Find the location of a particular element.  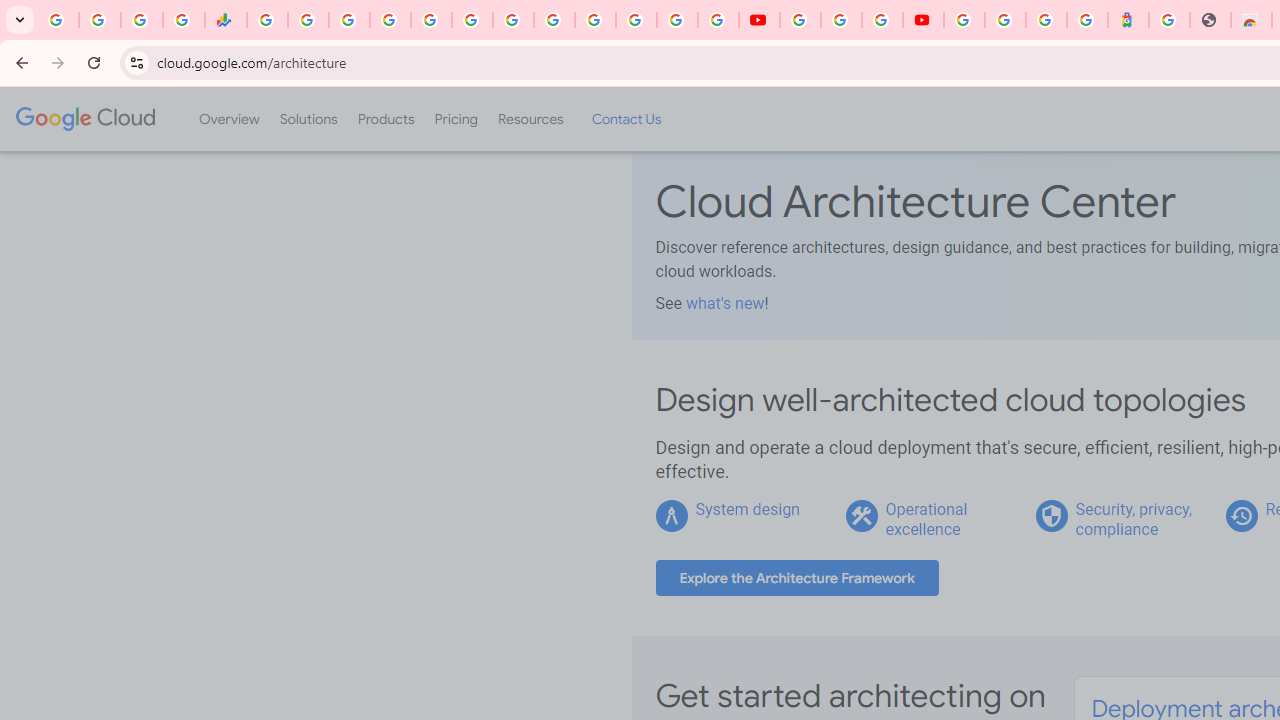

'Contact Us' is located at coordinates (625, 119).